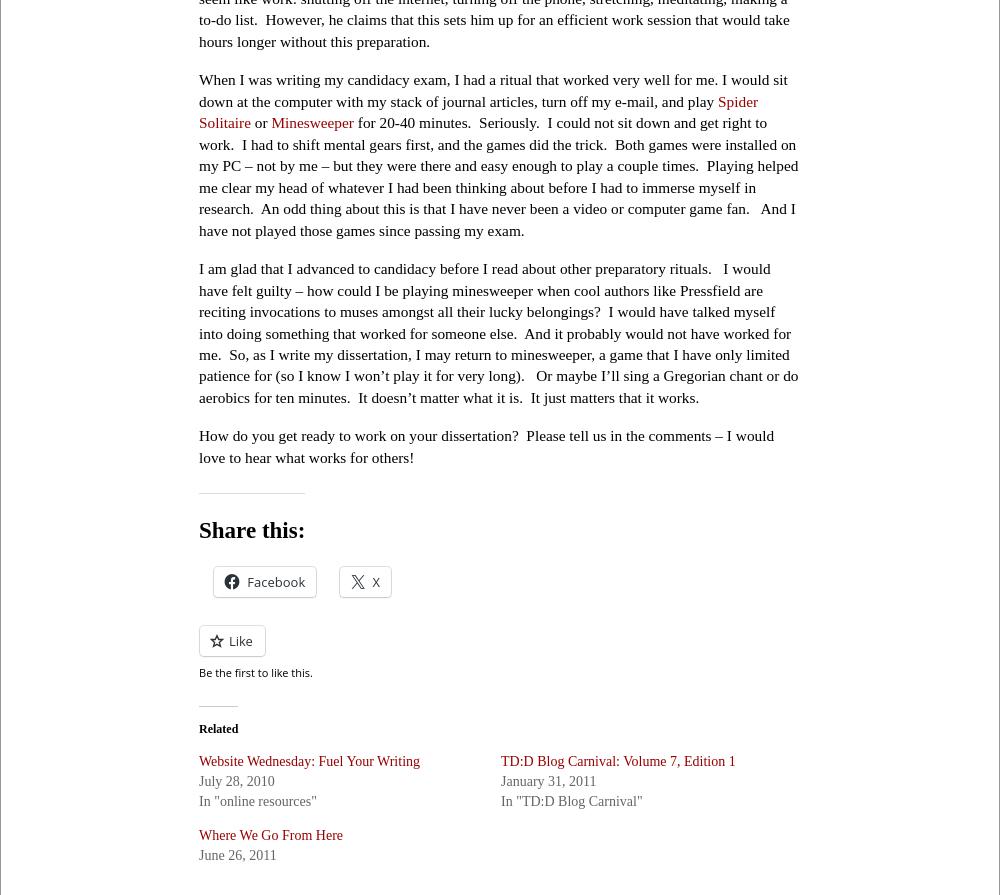 This screenshot has height=895, width=1001. Describe the element at coordinates (498, 332) in the screenshot. I see `'I am glad that I advanced to candidacy before I read about other preparatory rituals.   I would have felt guilty – how could I be playing minesweeper when cool authors like Pressfield are reciting invocations to muses amongst all their lucky belongings?  I would have talked myself into doing something that worked for someone else.  And it probably would not have worked for me.  So, as I write my dissertation, I may return to minesweeper, a game that I have only limited patience for (so I know I won’t play it for very long).   Or maybe I’ll sing a Gregorian chant or do aerobics for ten minutes.  It doesn’t matter what it is.  It just matters that it works.'` at that location.